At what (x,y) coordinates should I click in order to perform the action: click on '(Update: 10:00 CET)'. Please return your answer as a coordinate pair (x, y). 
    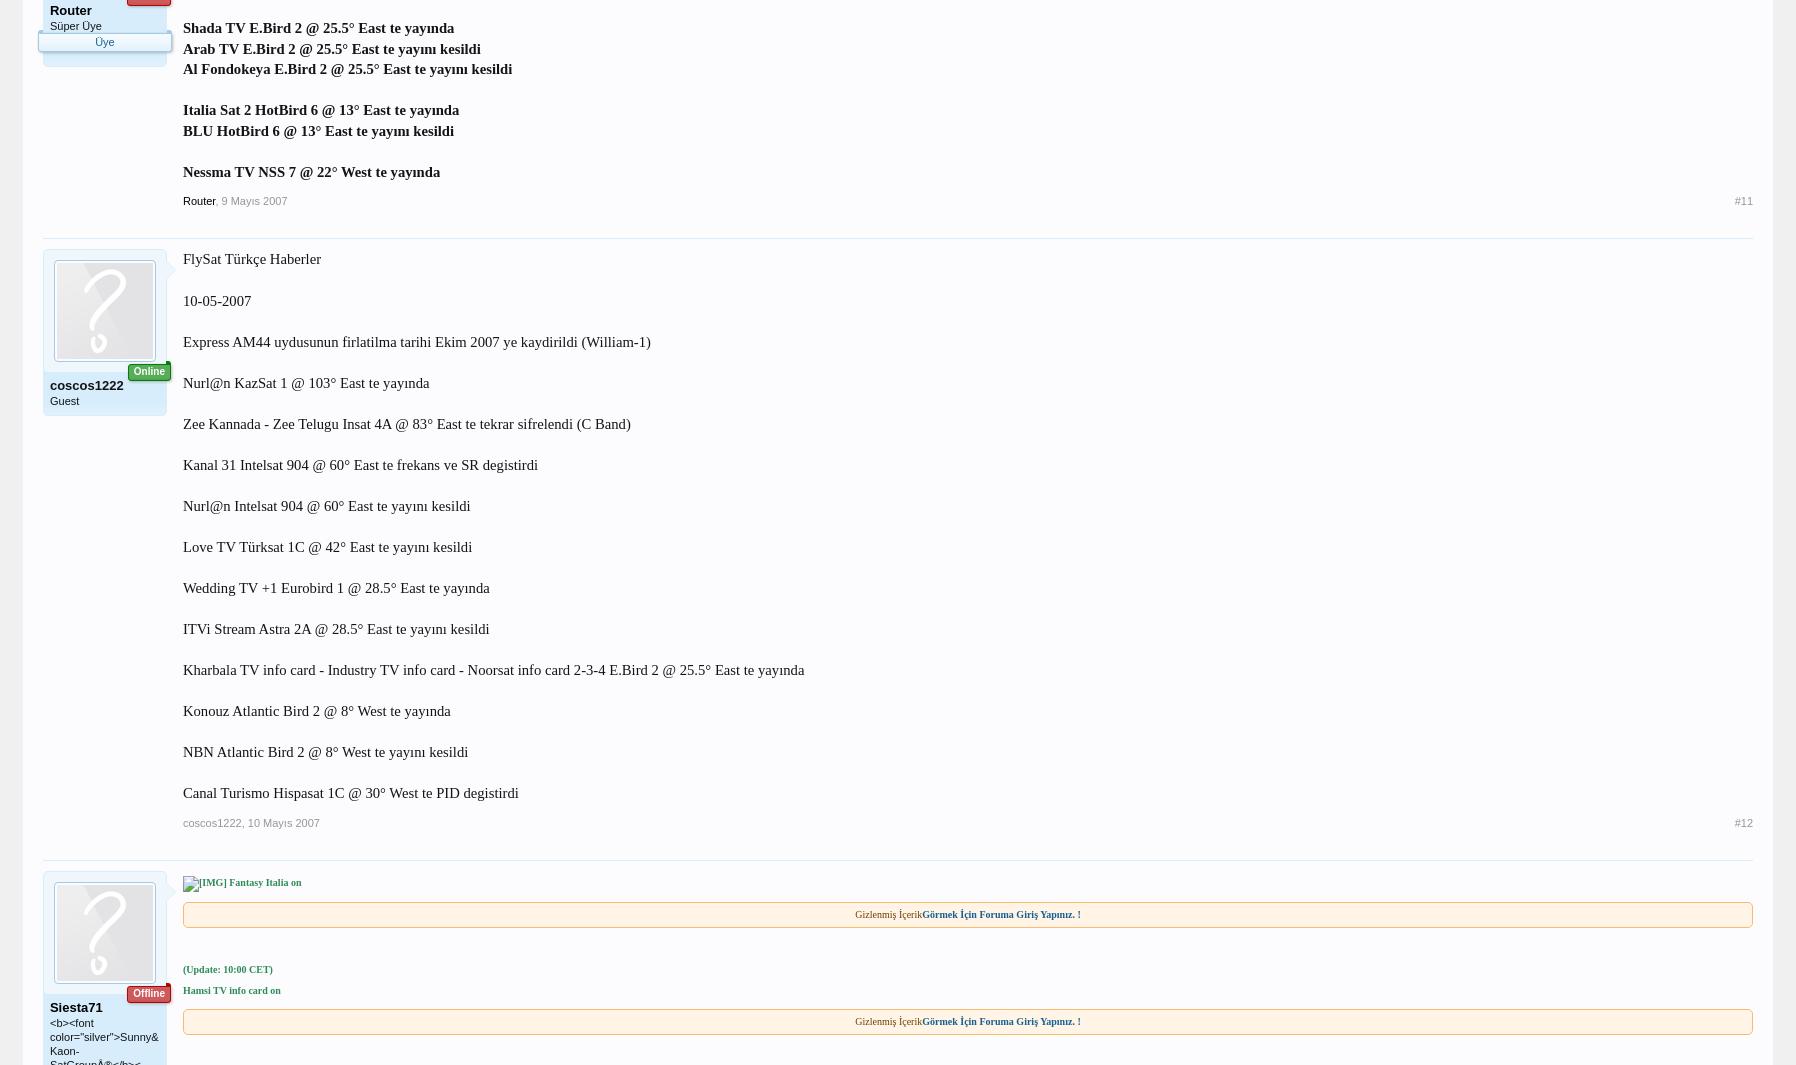
    Looking at the image, I should click on (227, 969).